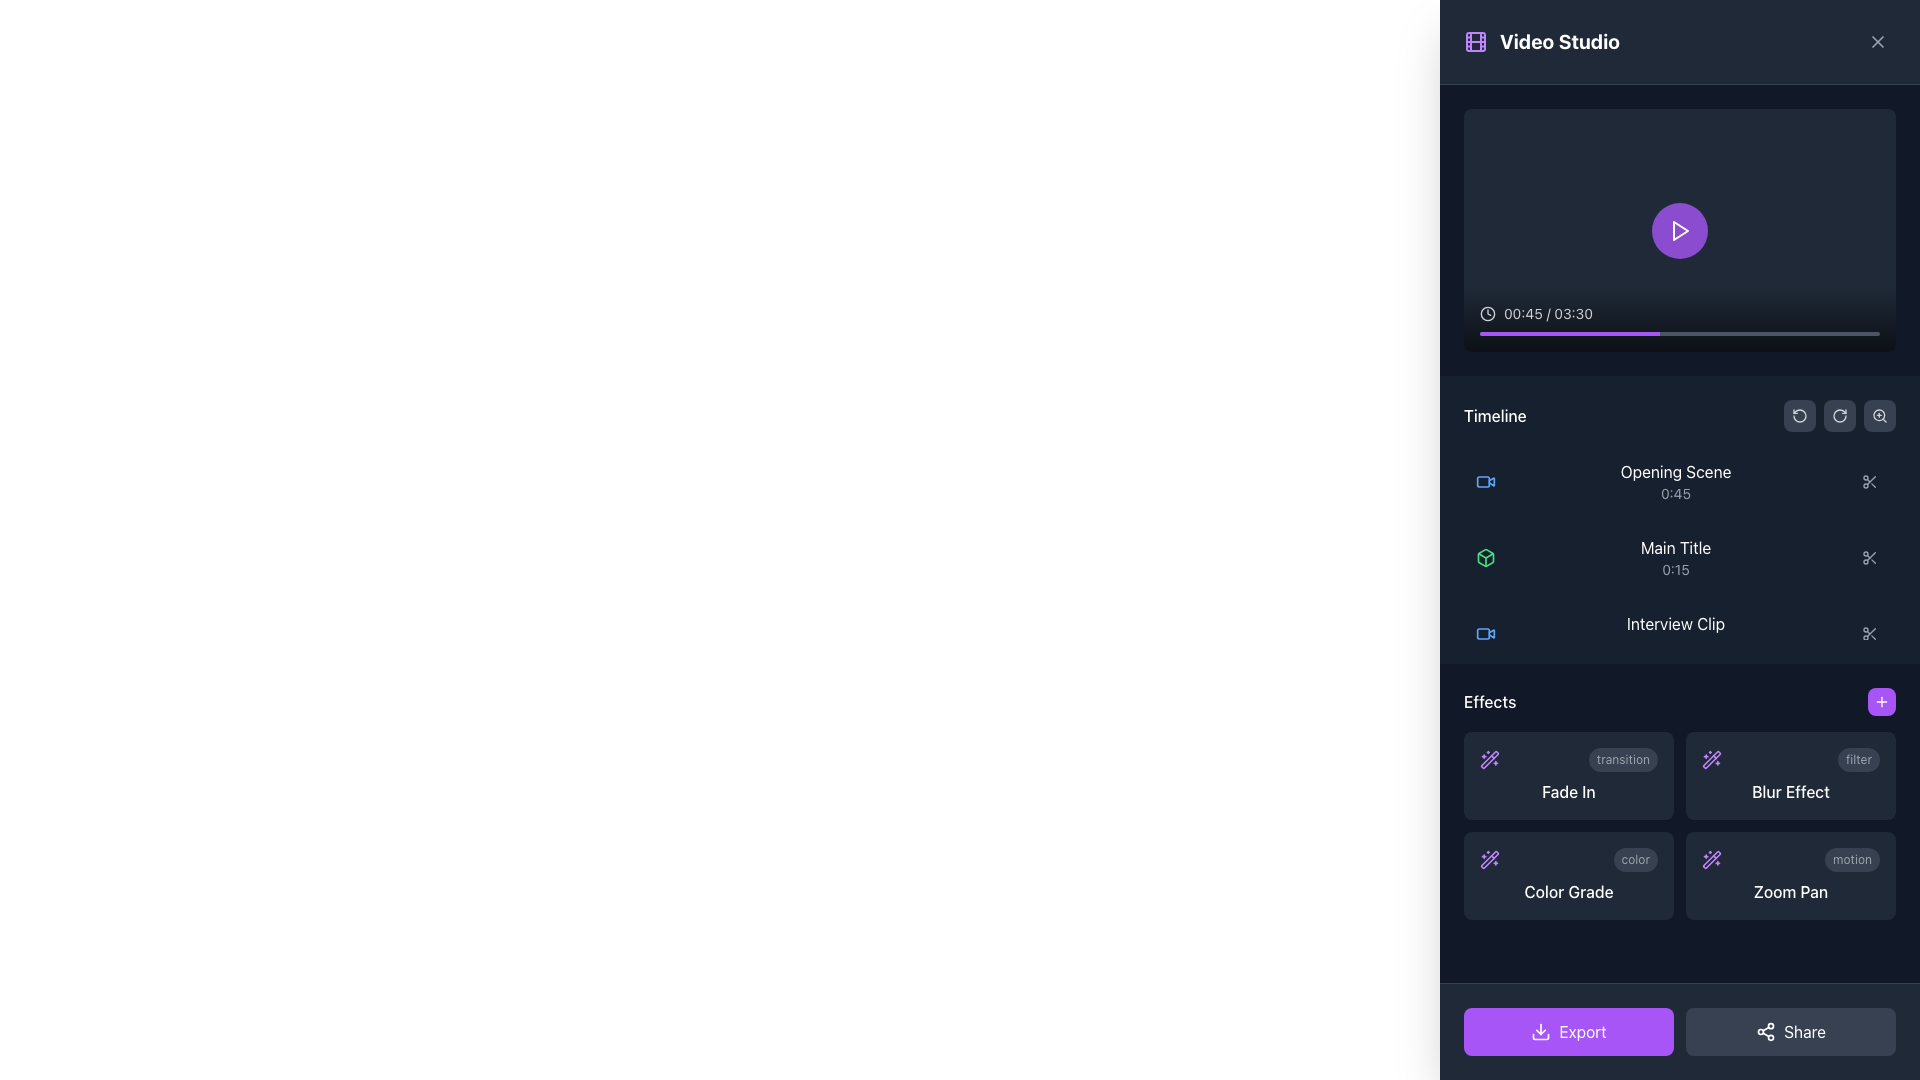 The width and height of the screenshot is (1920, 1080). Describe the element at coordinates (1680, 319) in the screenshot. I see `the progress bar located at the bottom section of the video preview box to adjust the video playback position` at that location.